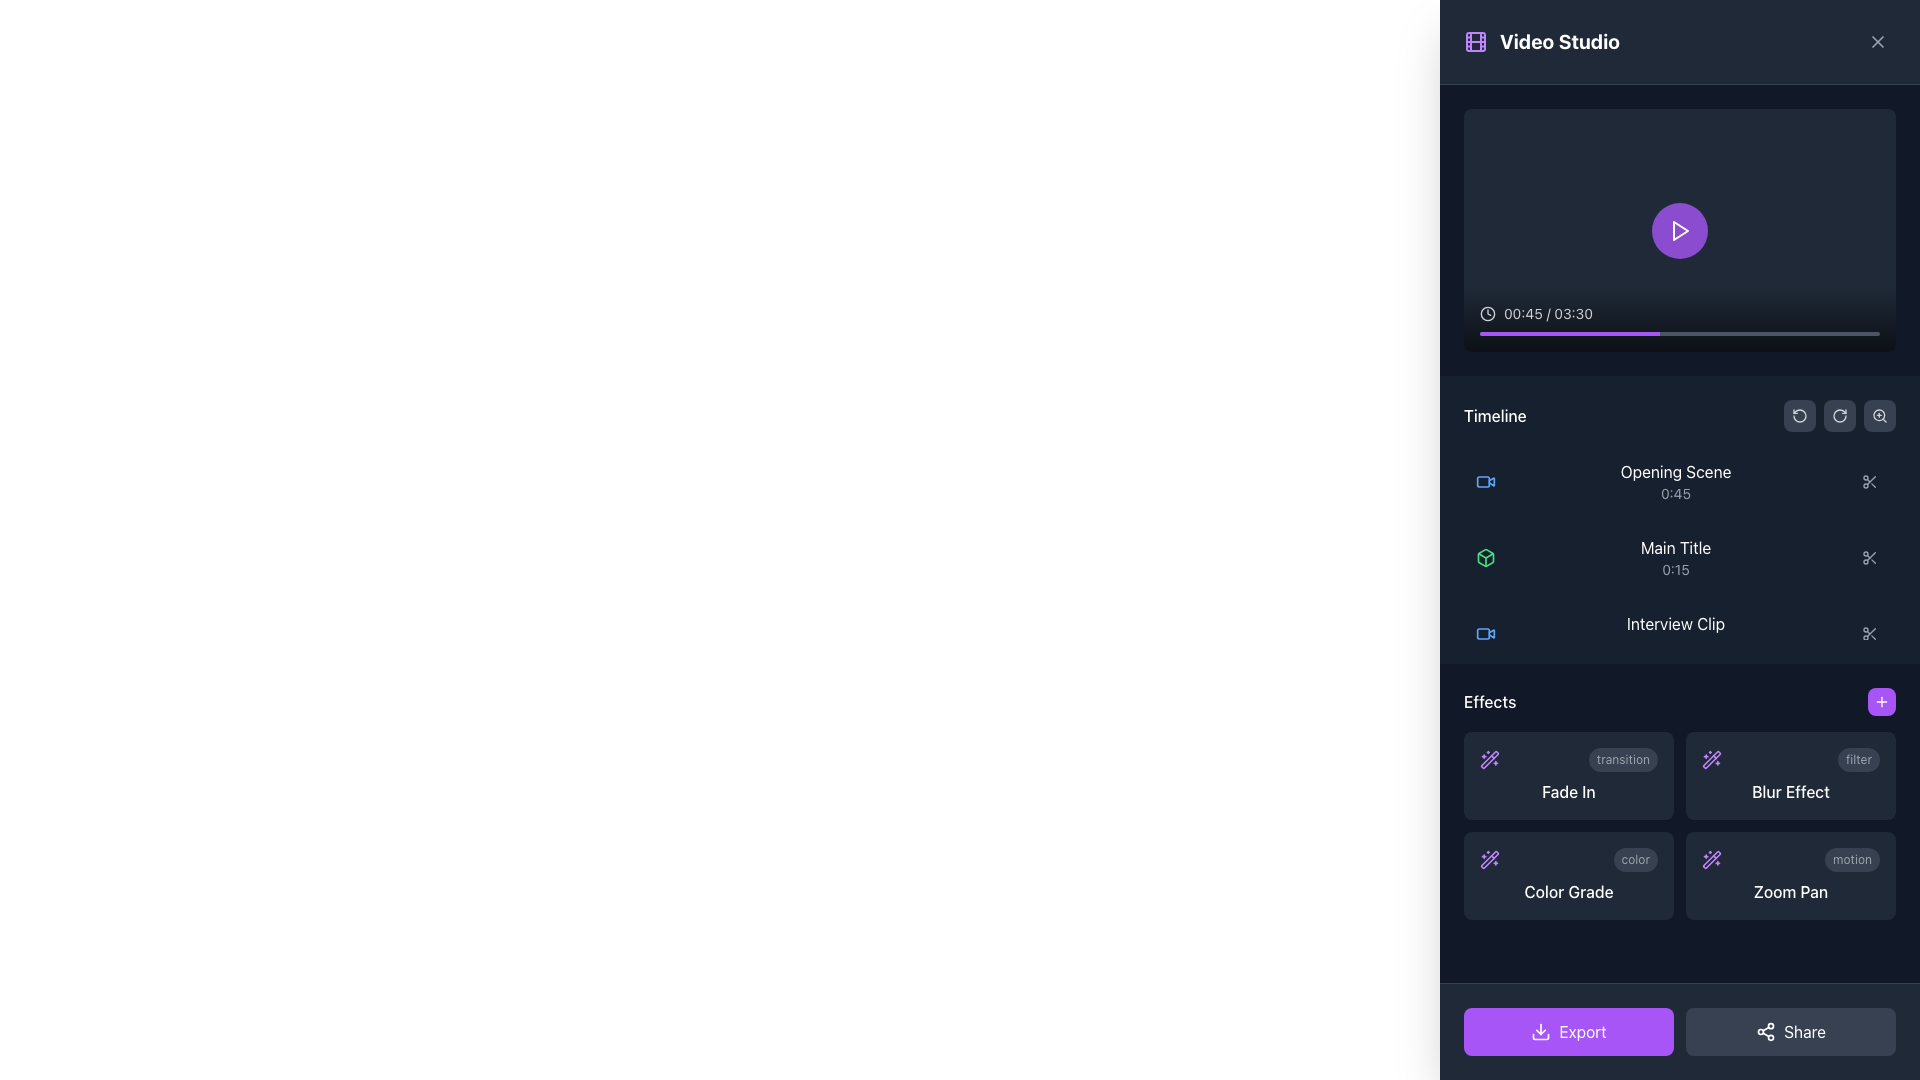 The width and height of the screenshot is (1920, 1080). Describe the element at coordinates (1680, 319) in the screenshot. I see `the progress bar located at the bottom section of the video preview box to adjust the video playback position` at that location.